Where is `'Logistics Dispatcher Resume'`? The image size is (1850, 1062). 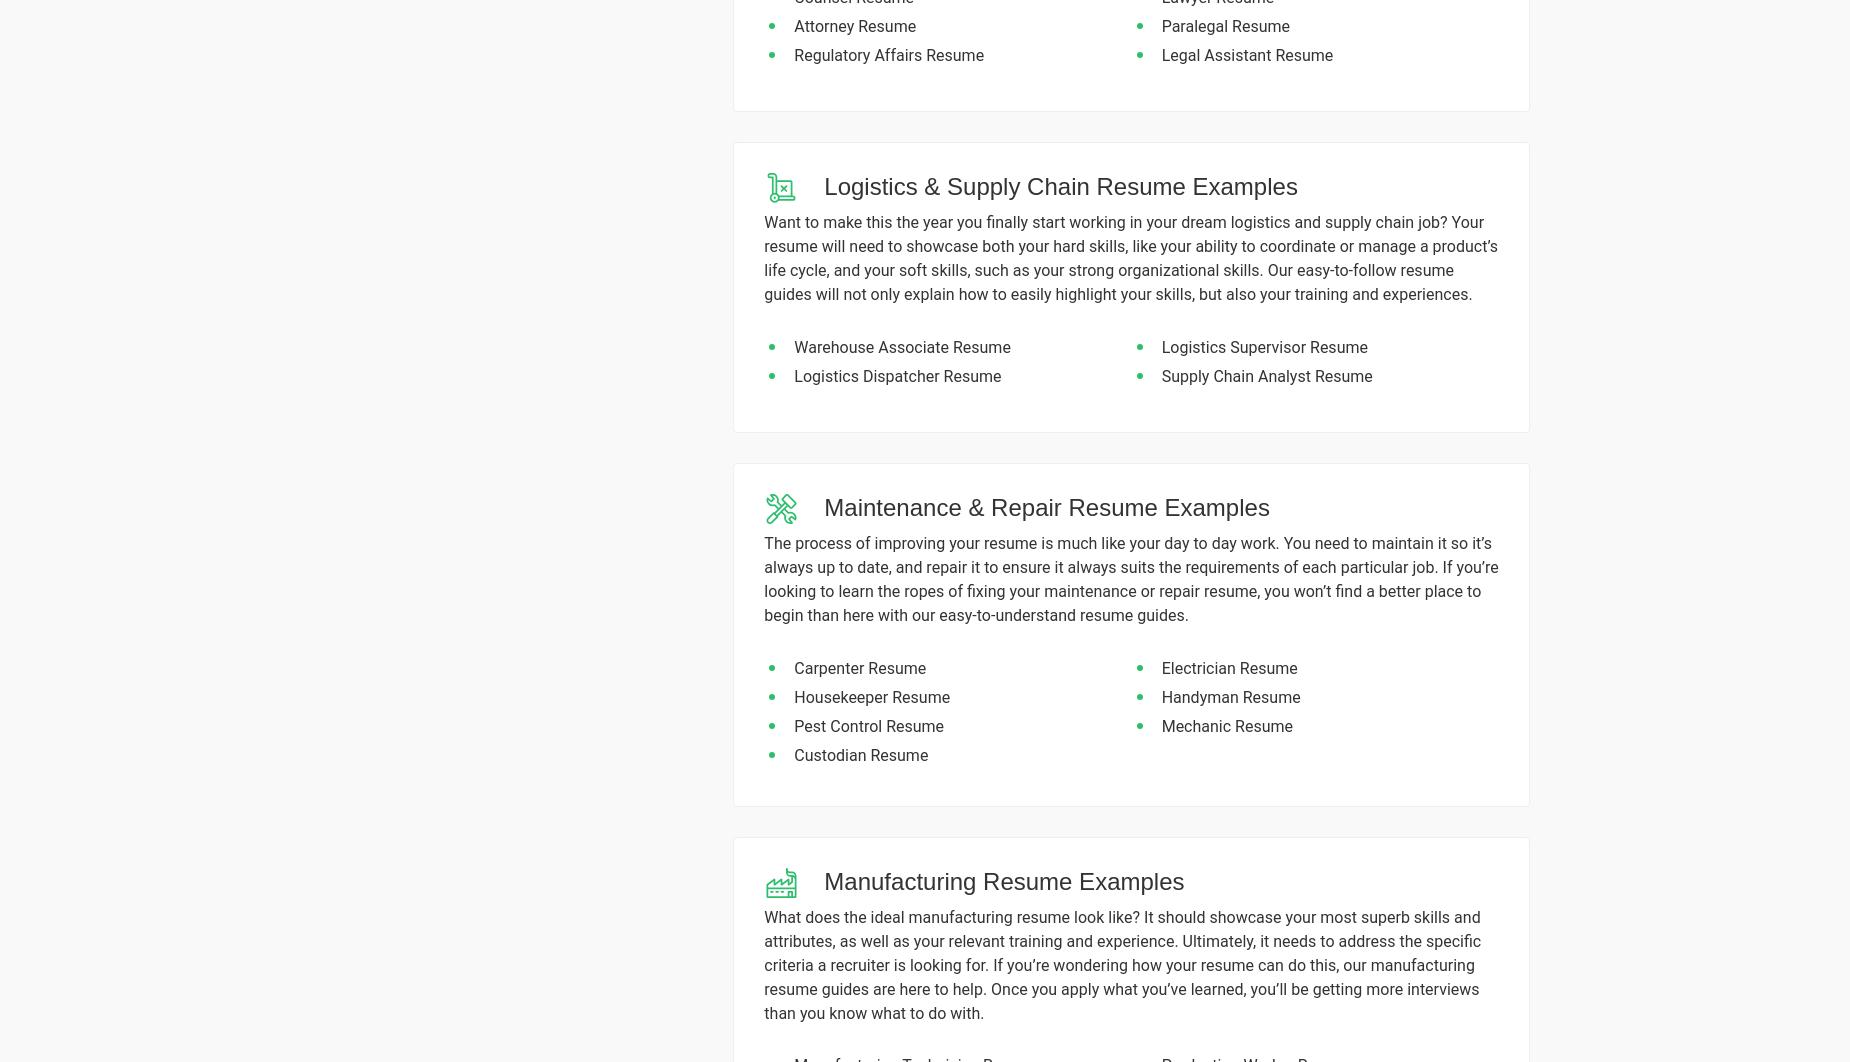 'Logistics Dispatcher Resume' is located at coordinates (897, 374).